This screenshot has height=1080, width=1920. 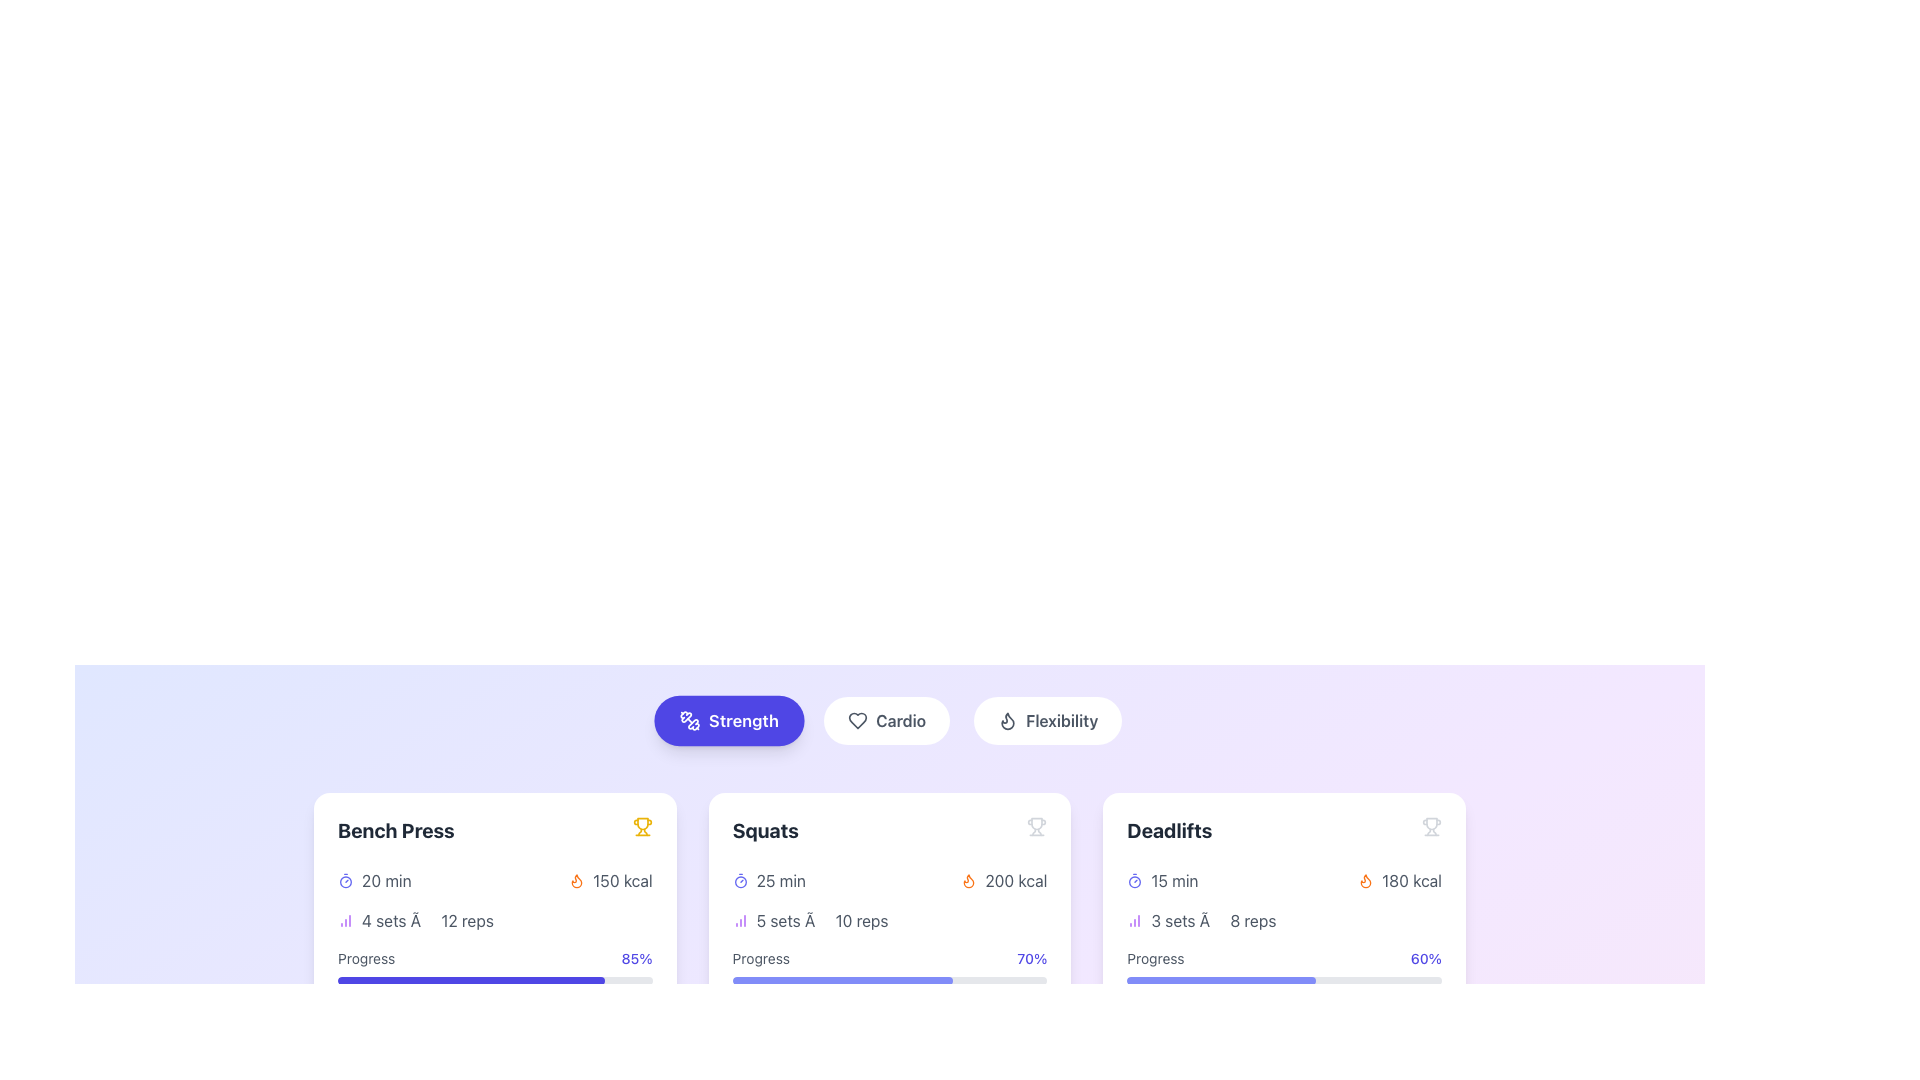 I want to click on the button that initiates the workout session for 'Bench Press', located at the bottom of the card beneath the progress bar to change its background color, so click(x=495, y=1021).